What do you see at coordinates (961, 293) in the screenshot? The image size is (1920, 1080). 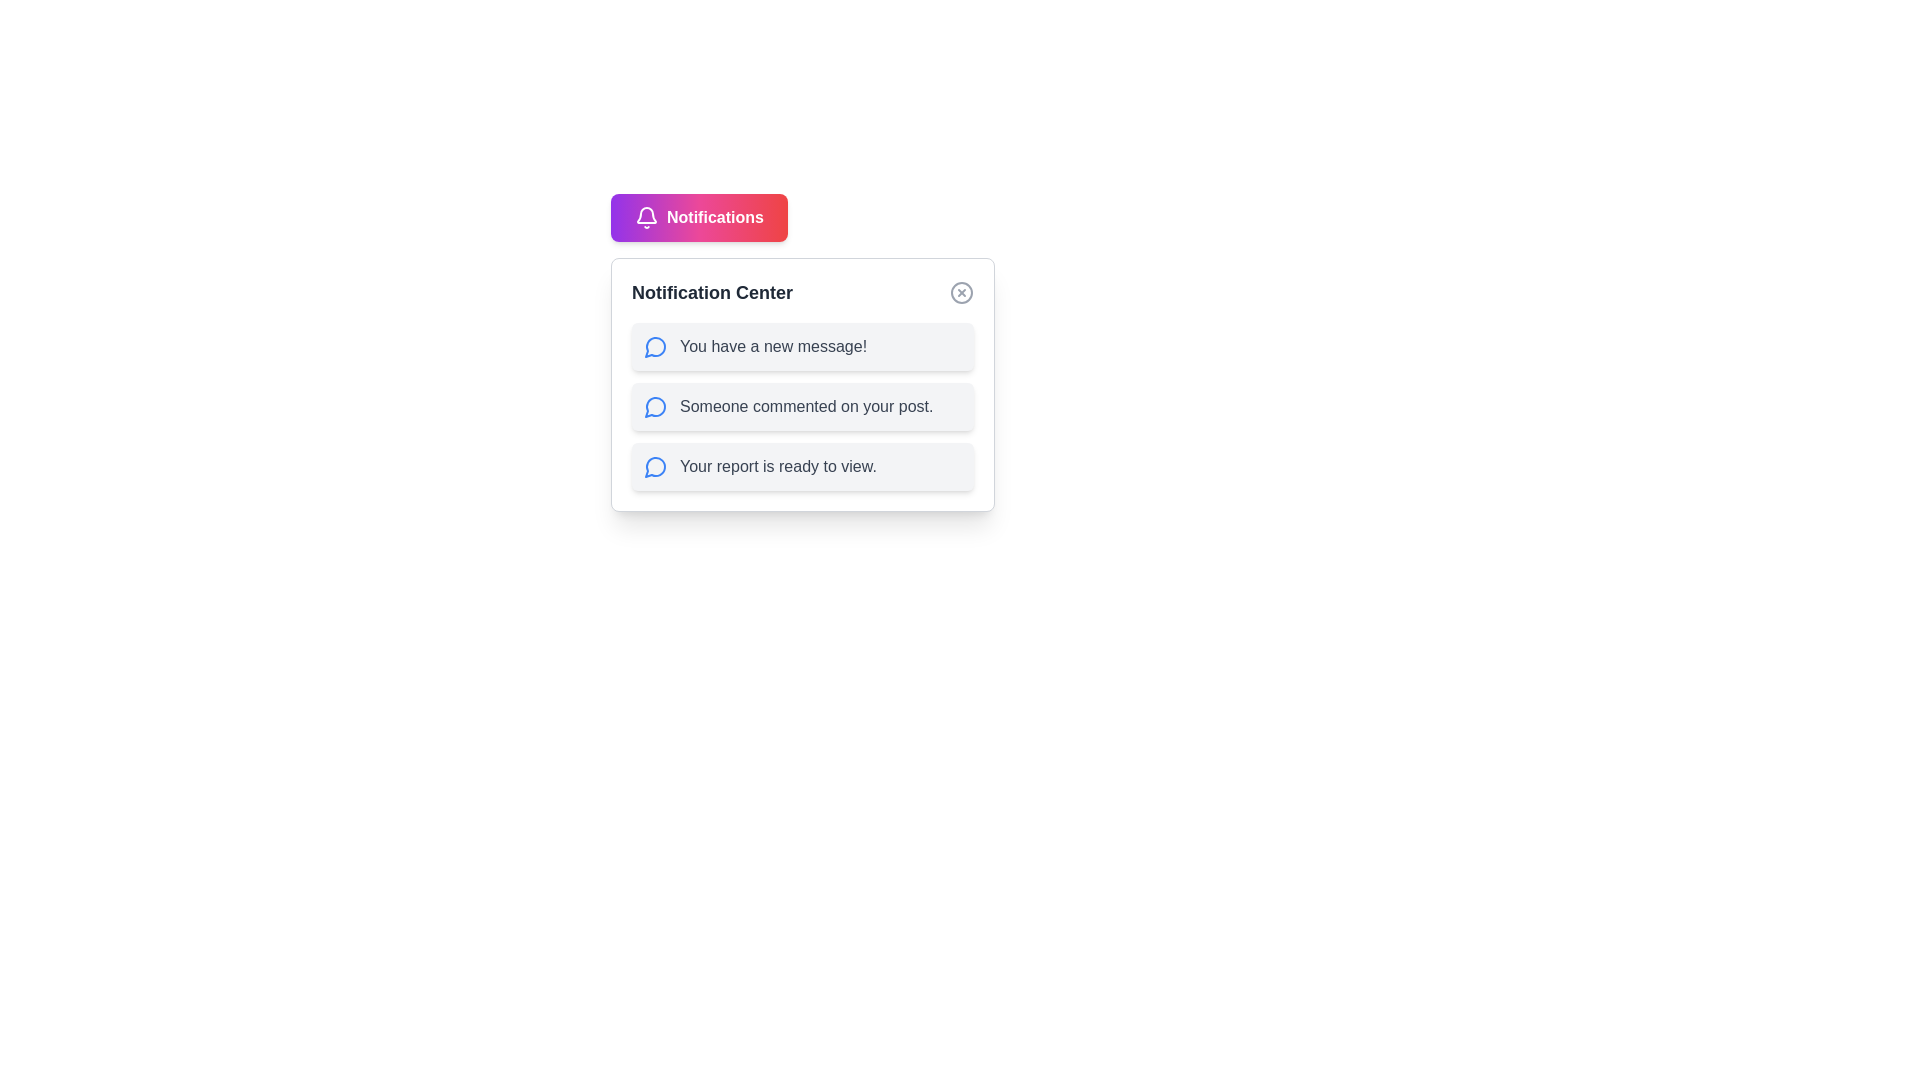 I see `the outlined circular close button located at the top-right corner of the notification panel` at bounding box center [961, 293].